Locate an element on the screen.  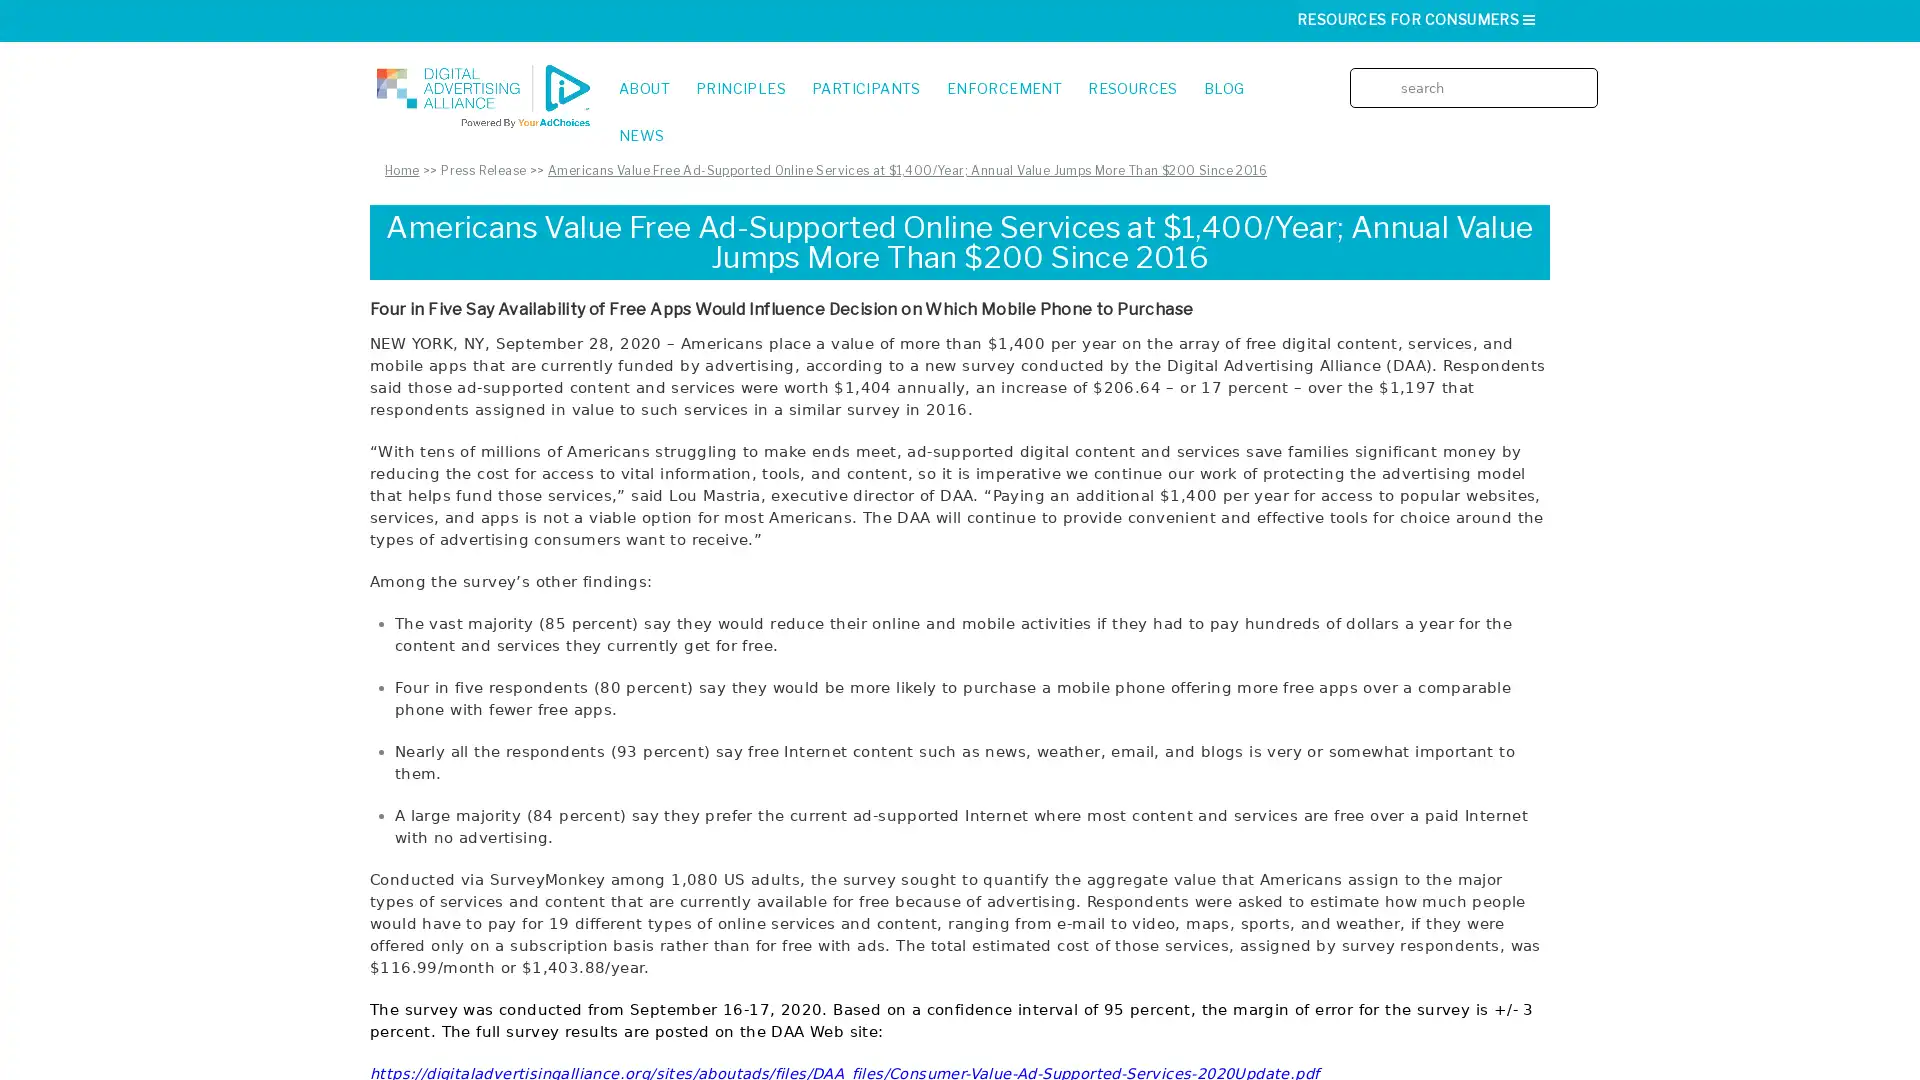
Search is located at coordinates (1588, 72).